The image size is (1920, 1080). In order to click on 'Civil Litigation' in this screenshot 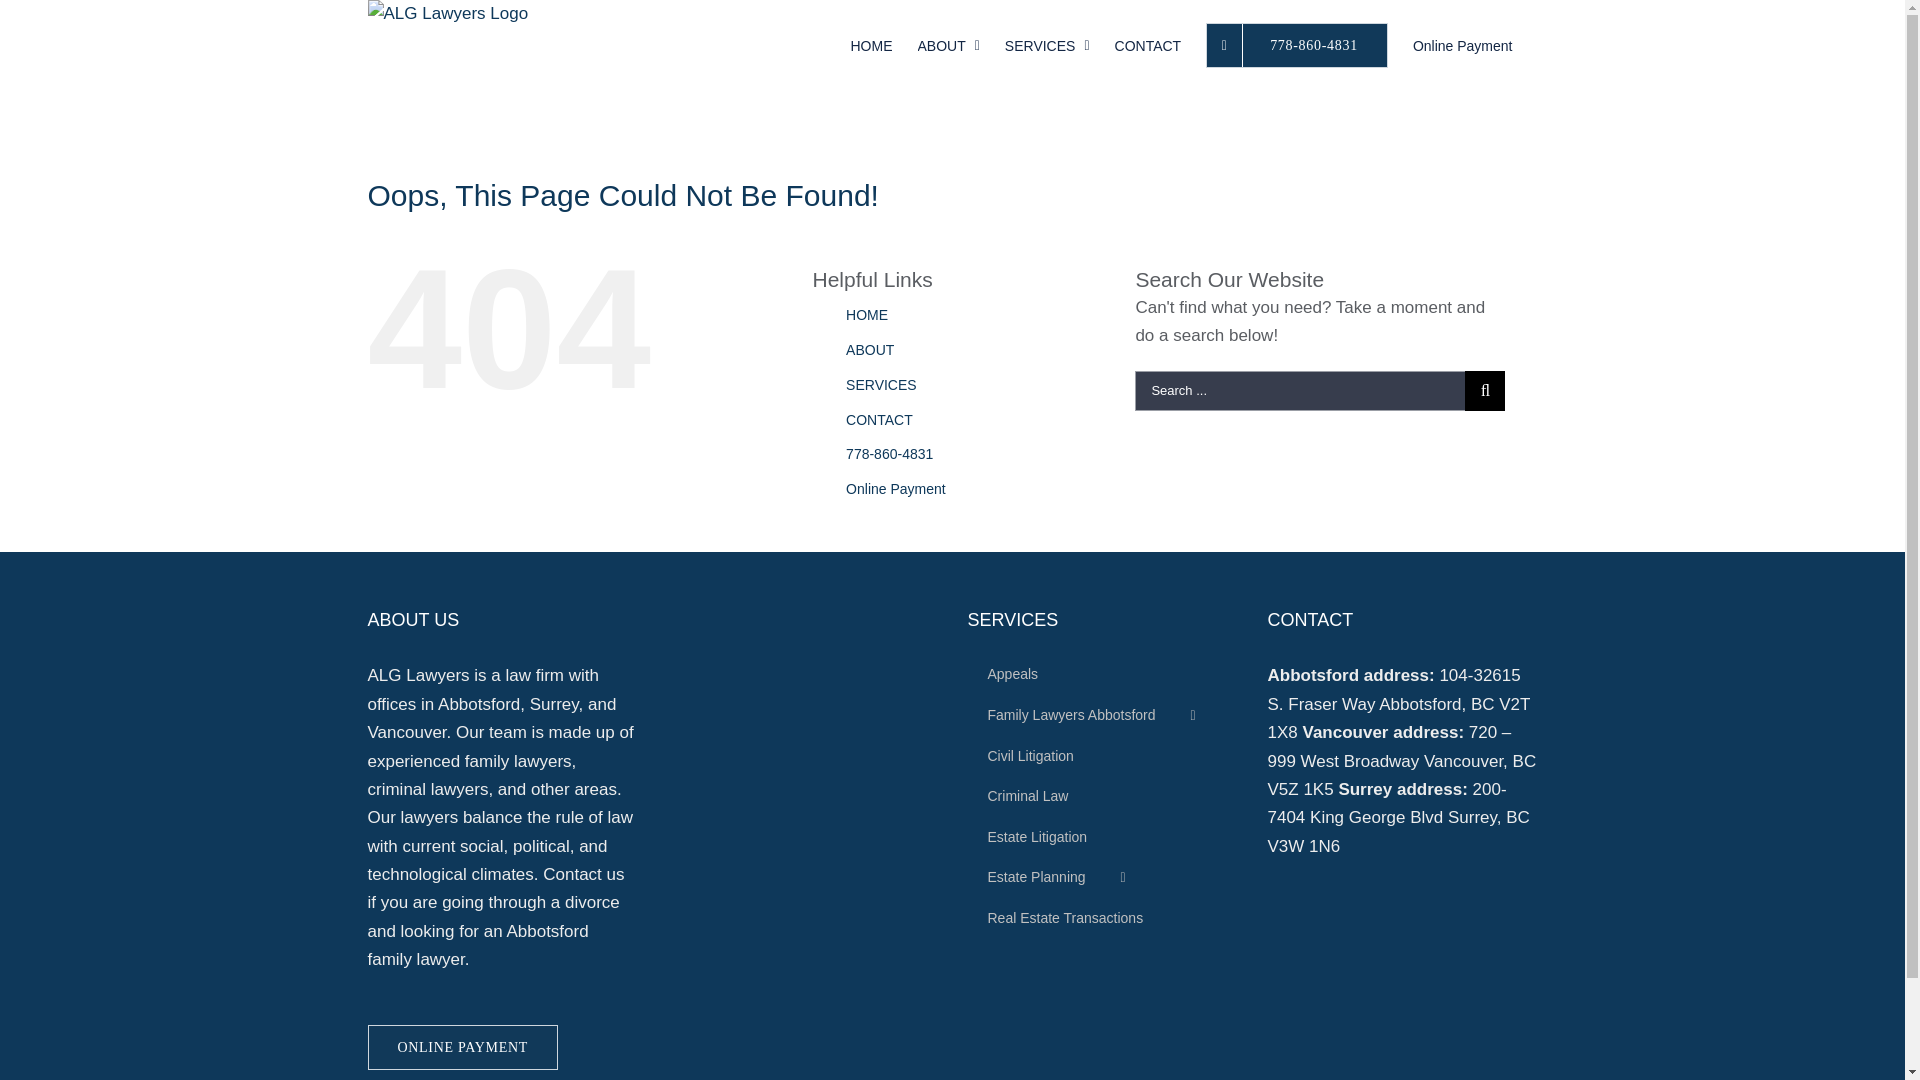, I will do `click(1101, 756)`.